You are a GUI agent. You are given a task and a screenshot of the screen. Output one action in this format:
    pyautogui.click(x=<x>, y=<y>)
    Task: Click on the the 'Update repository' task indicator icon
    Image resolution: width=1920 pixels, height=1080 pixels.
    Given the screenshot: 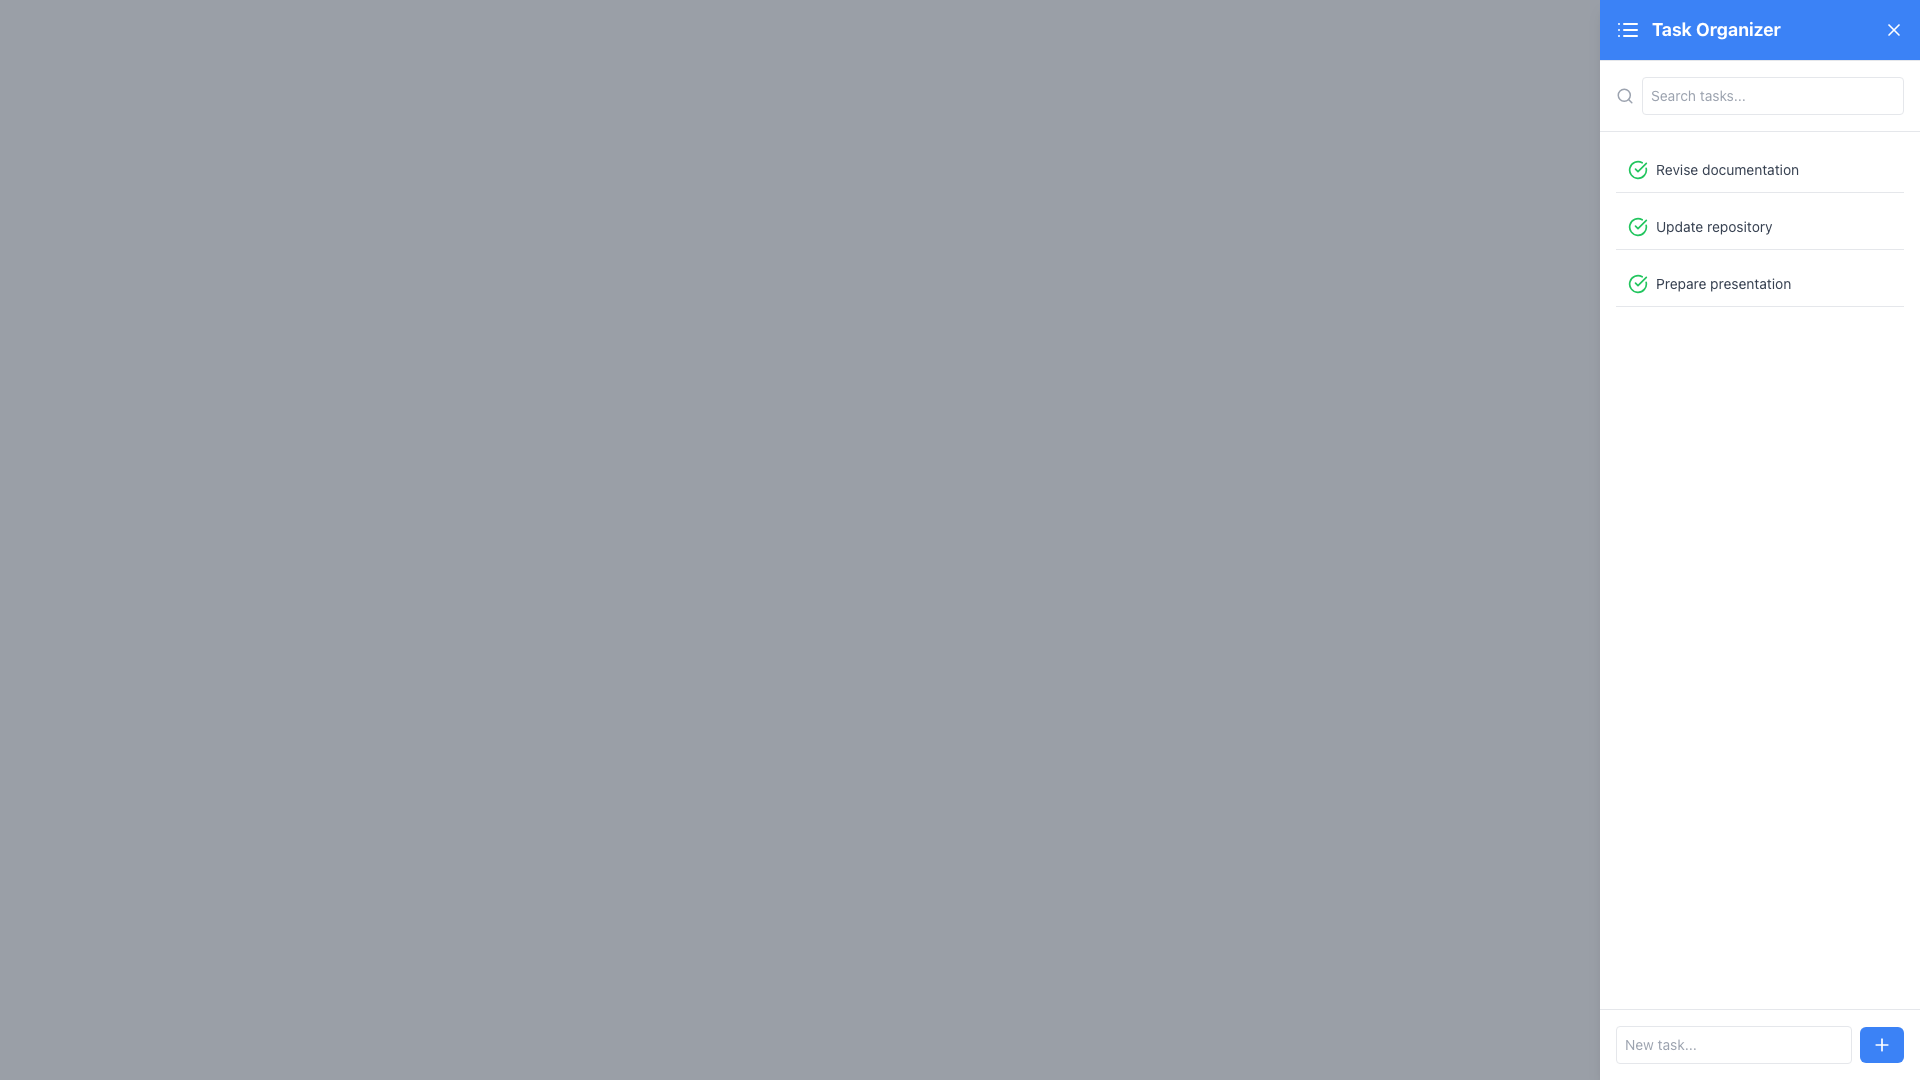 What is the action you would take?
    pyautogui.click(x=1637, y=226)
    